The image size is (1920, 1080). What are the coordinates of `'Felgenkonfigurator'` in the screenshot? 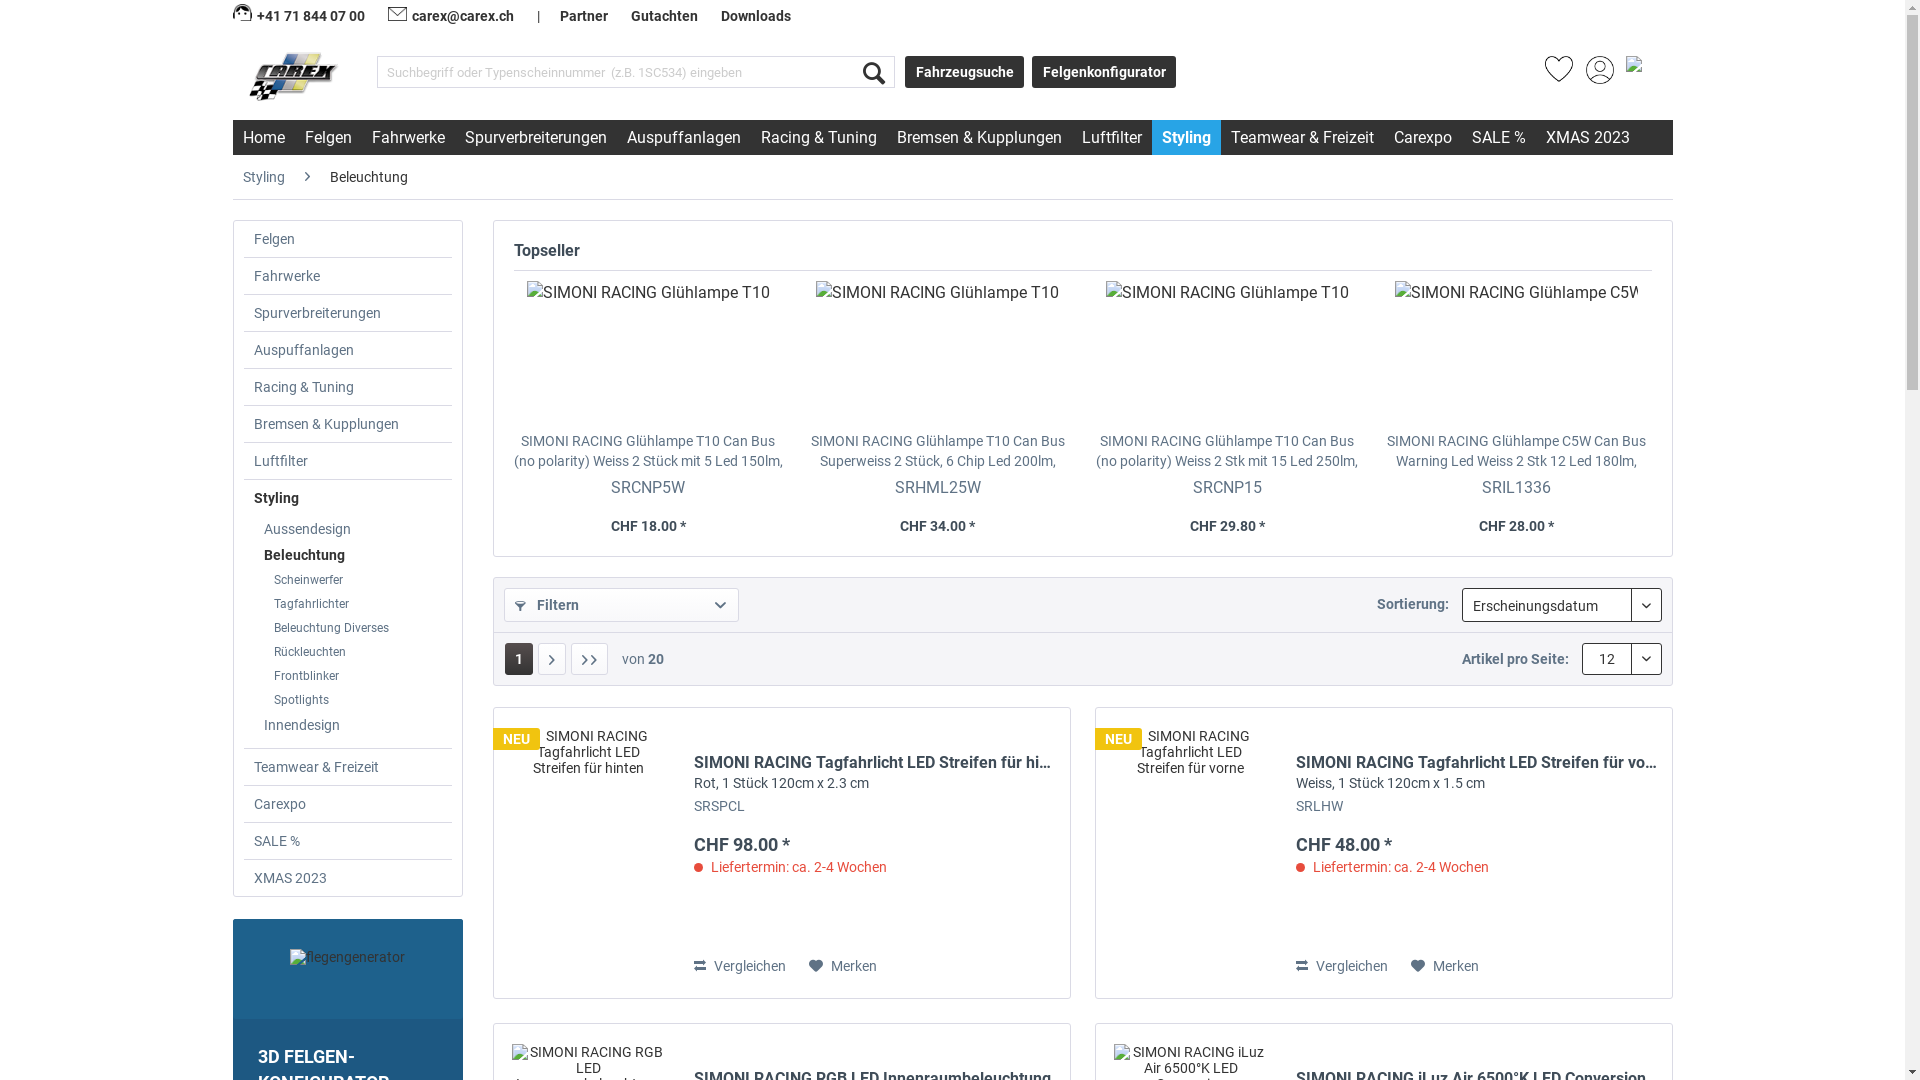 It's located at (1103, 71).